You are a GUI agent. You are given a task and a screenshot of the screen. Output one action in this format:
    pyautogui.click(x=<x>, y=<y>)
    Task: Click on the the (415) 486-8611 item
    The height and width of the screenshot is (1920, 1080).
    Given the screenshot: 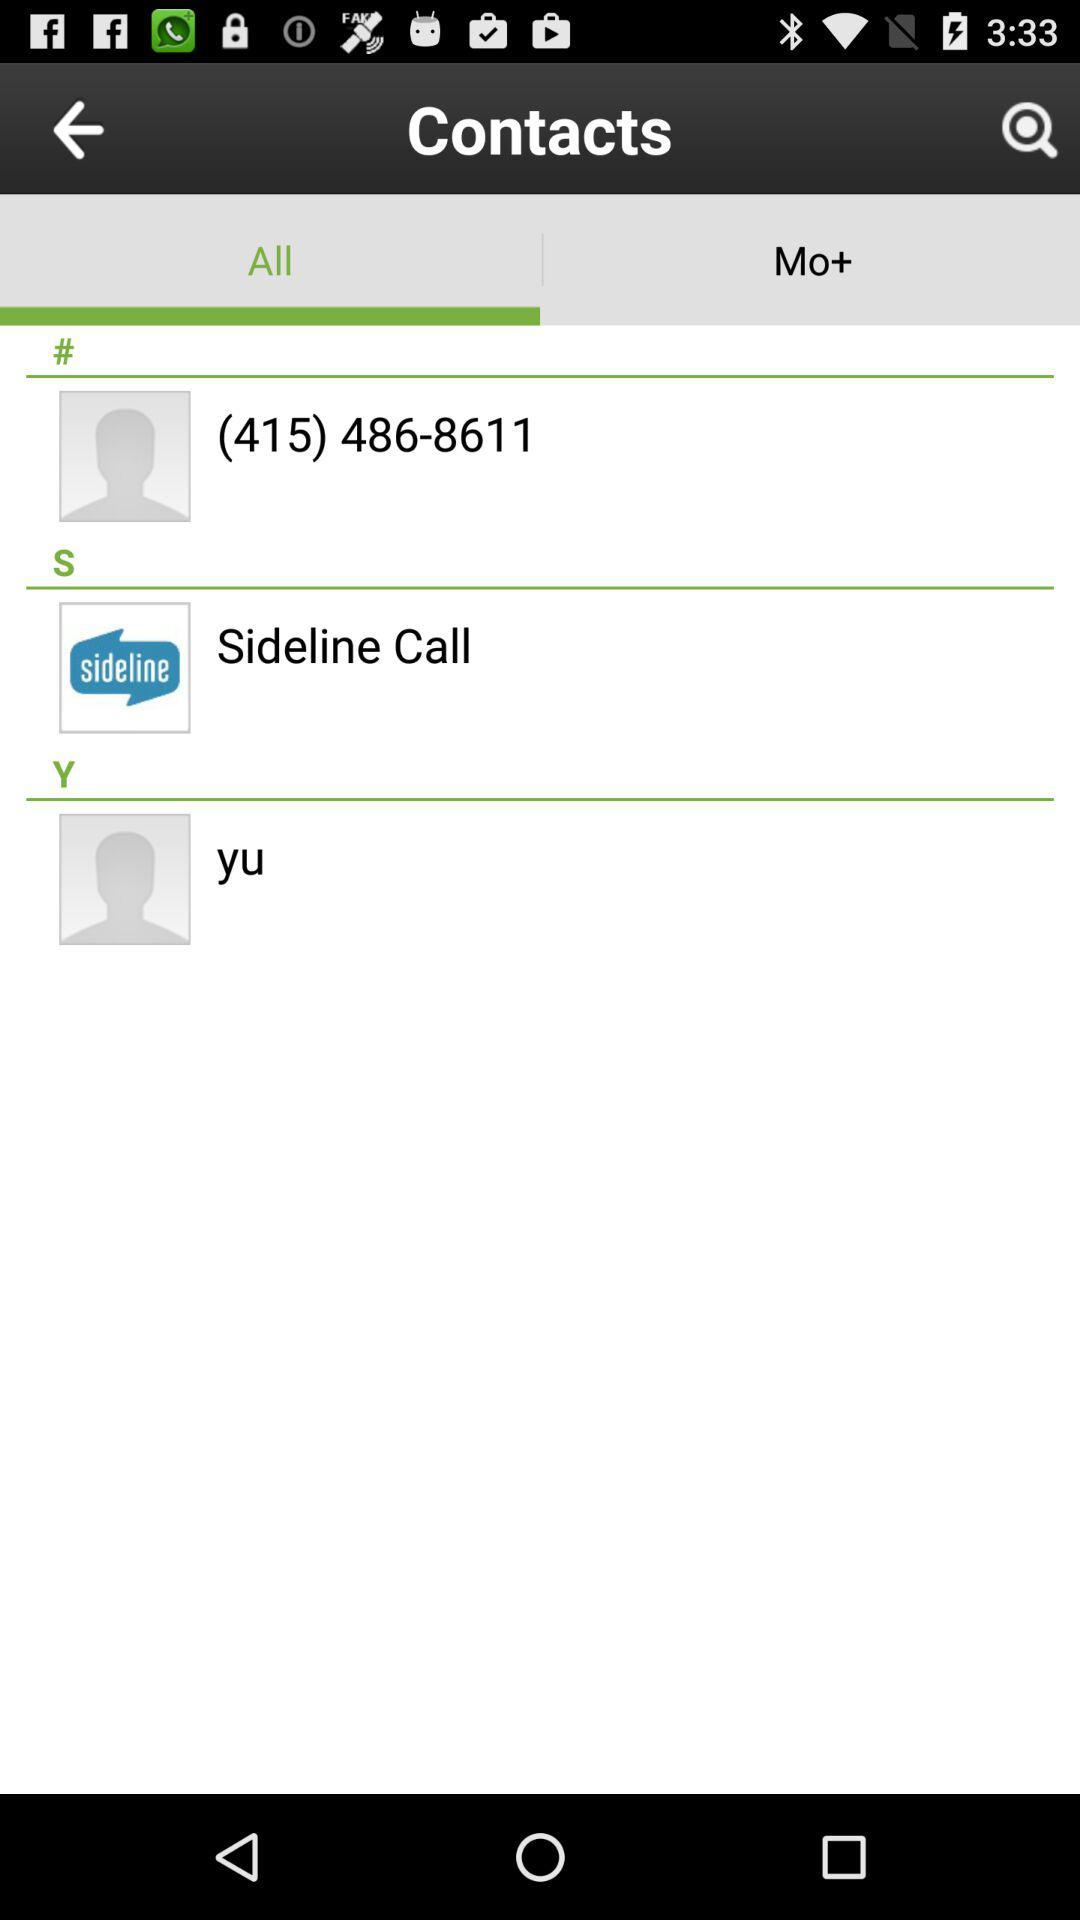 What is the action you would take?
    pyautogui.click(x=376, y=432)
    